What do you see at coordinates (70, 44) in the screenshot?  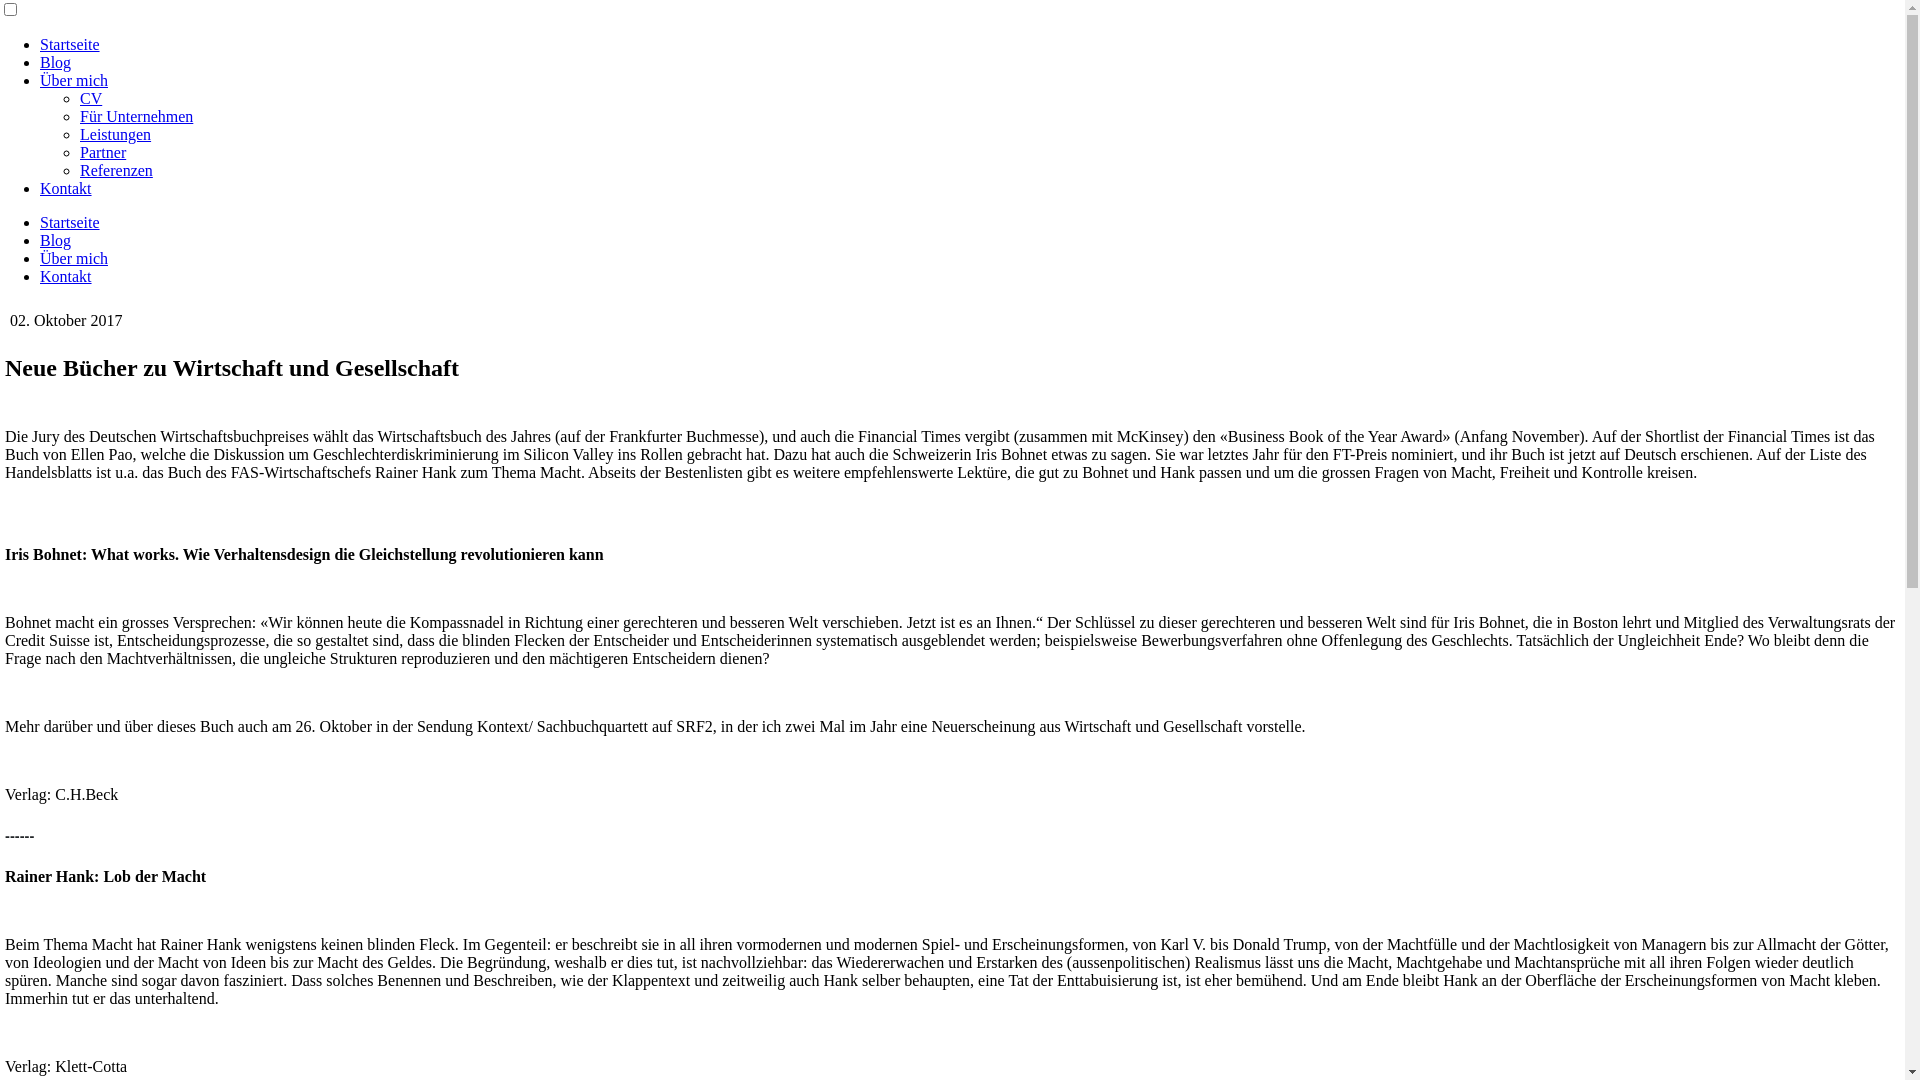 I see `'Startseite'` at bounding box center [70, 44].